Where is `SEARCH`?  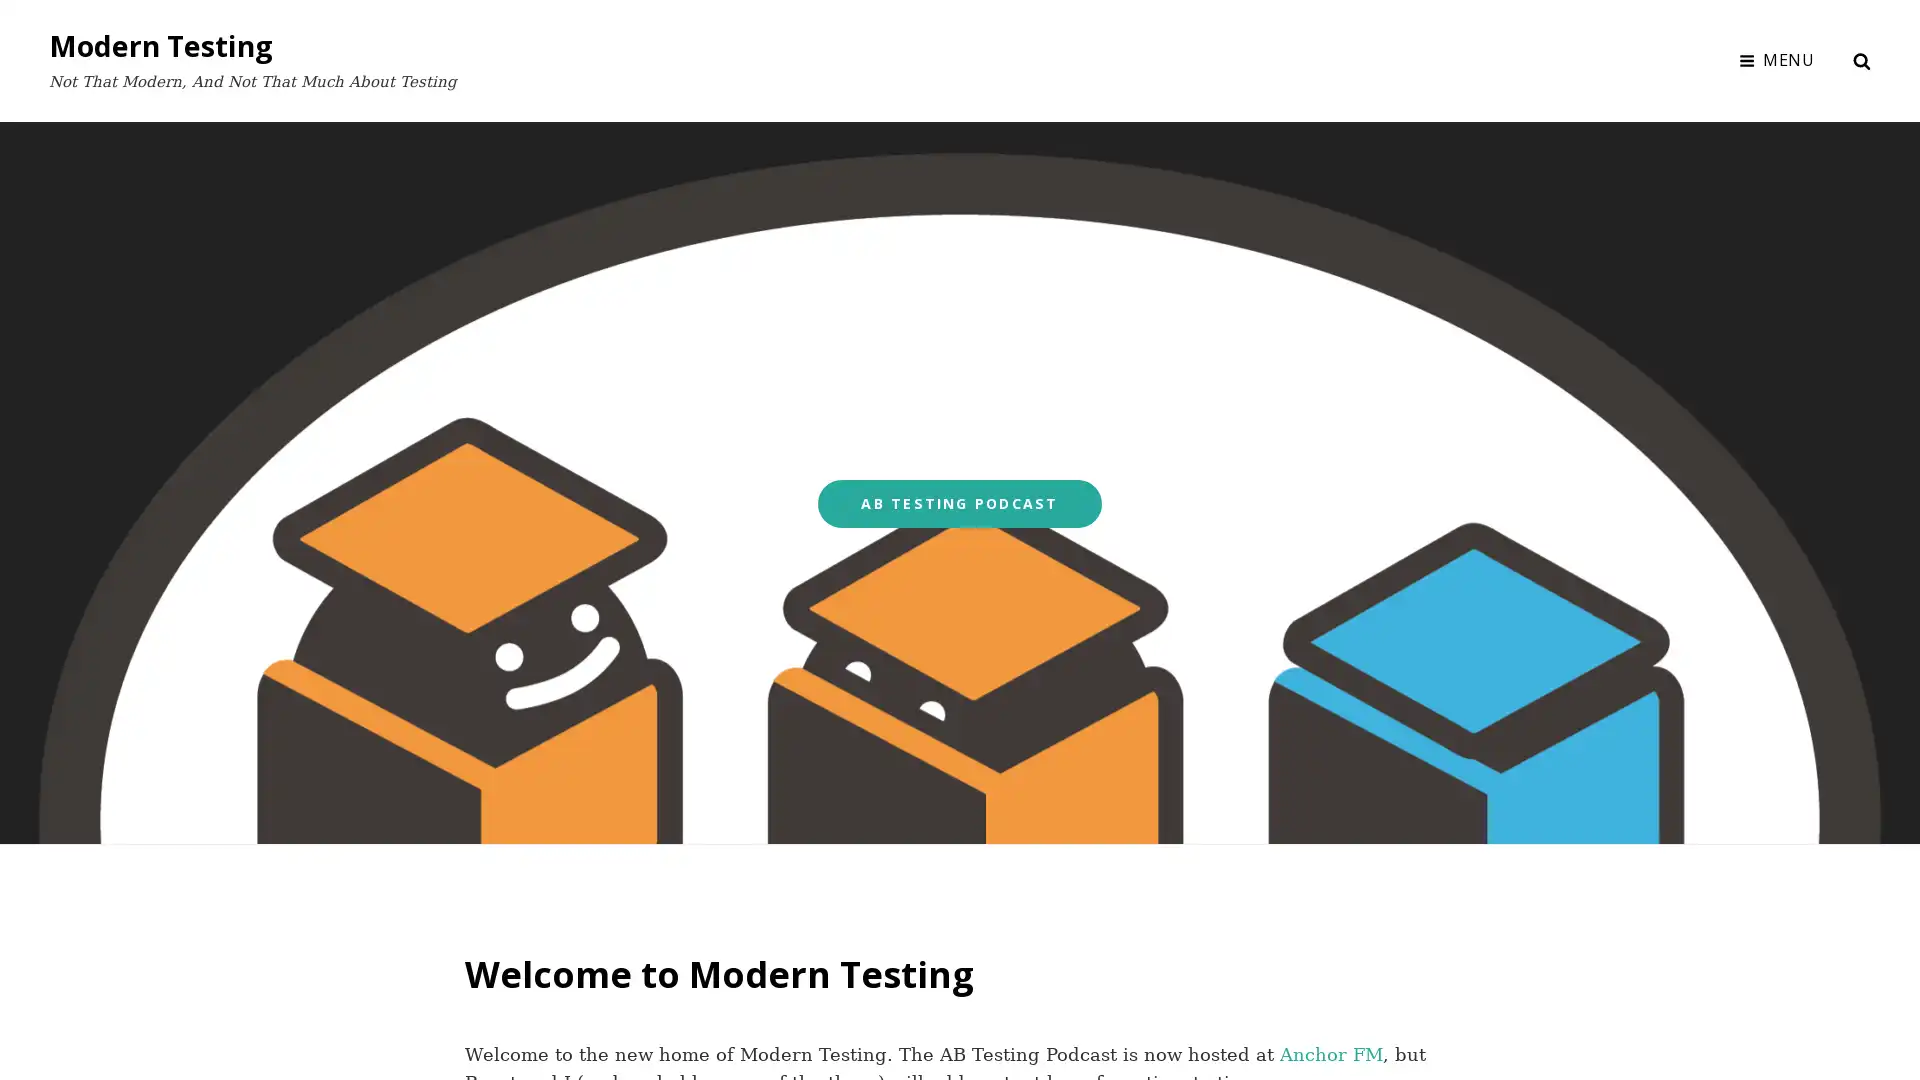
SEARCH is located at coordinates (1861, 59).